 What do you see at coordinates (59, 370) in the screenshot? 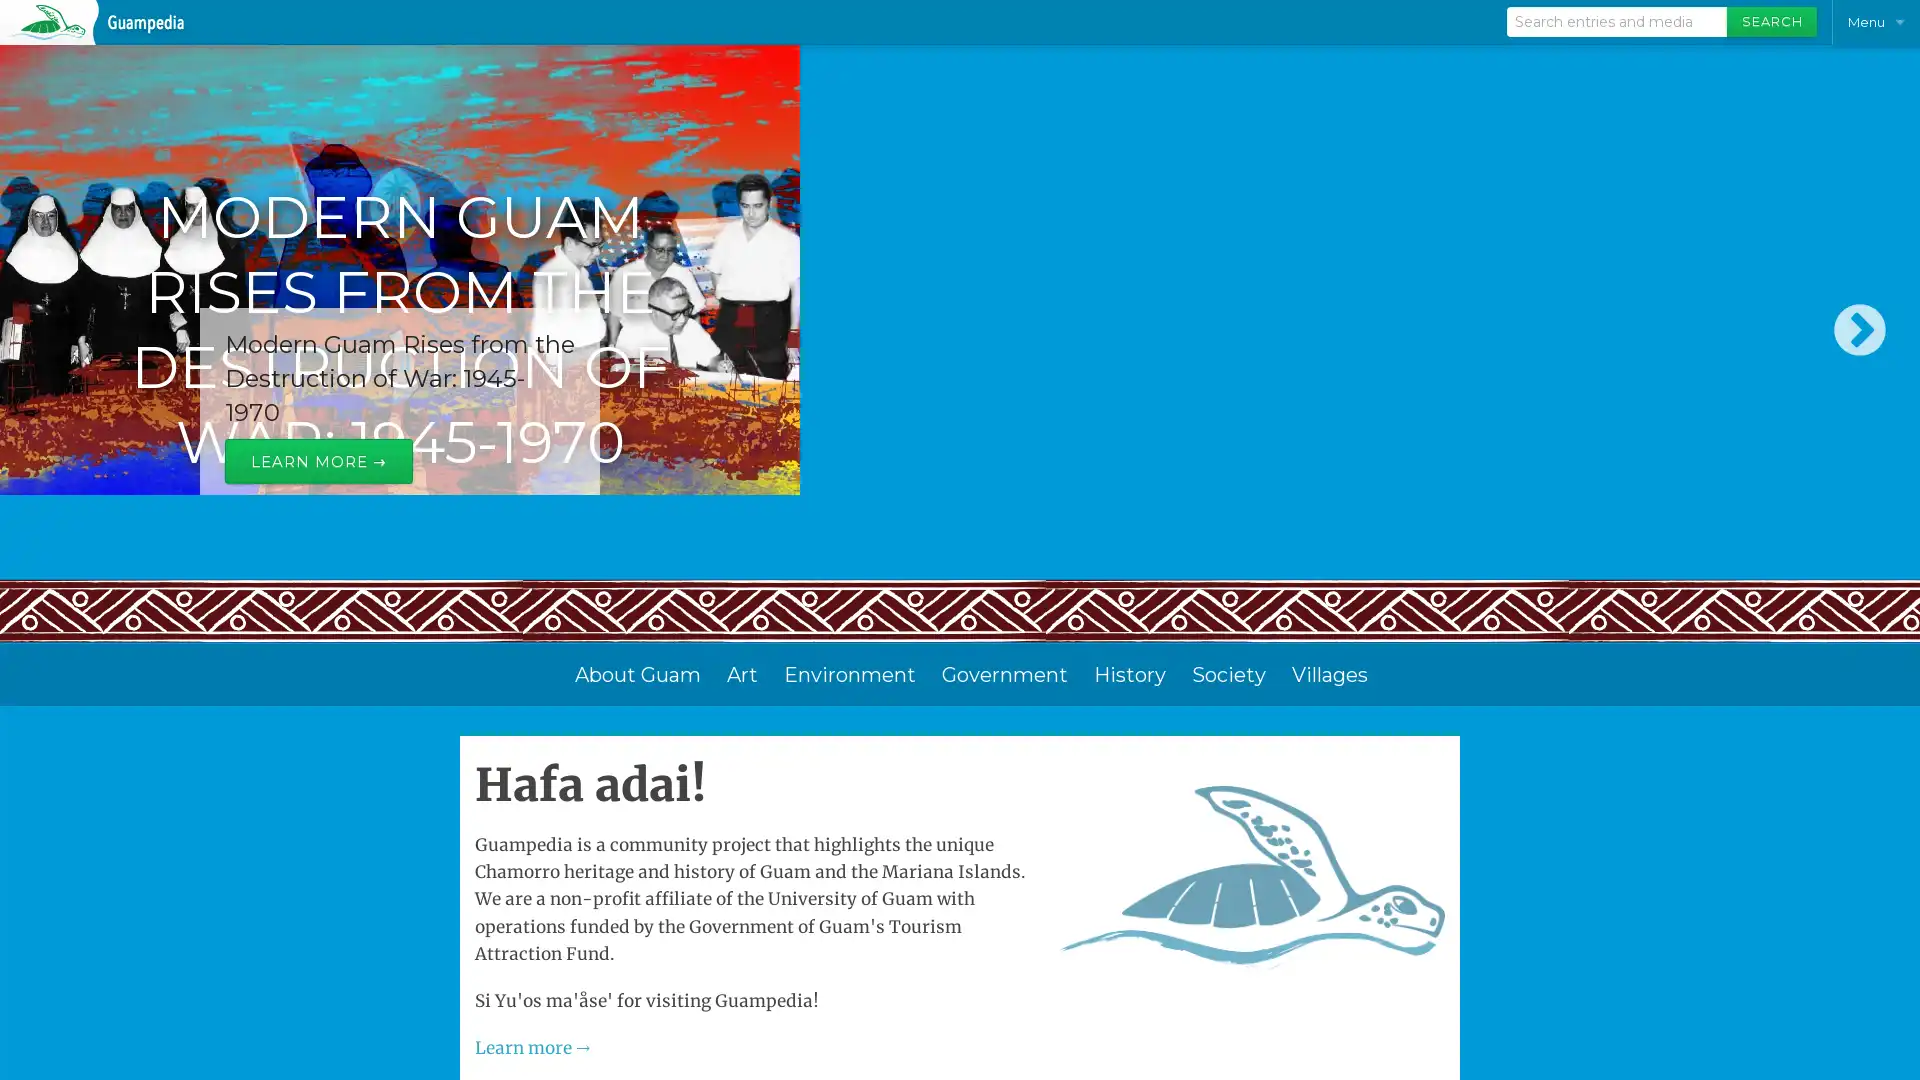
I see `Previous` at bounding box center [59, 370].